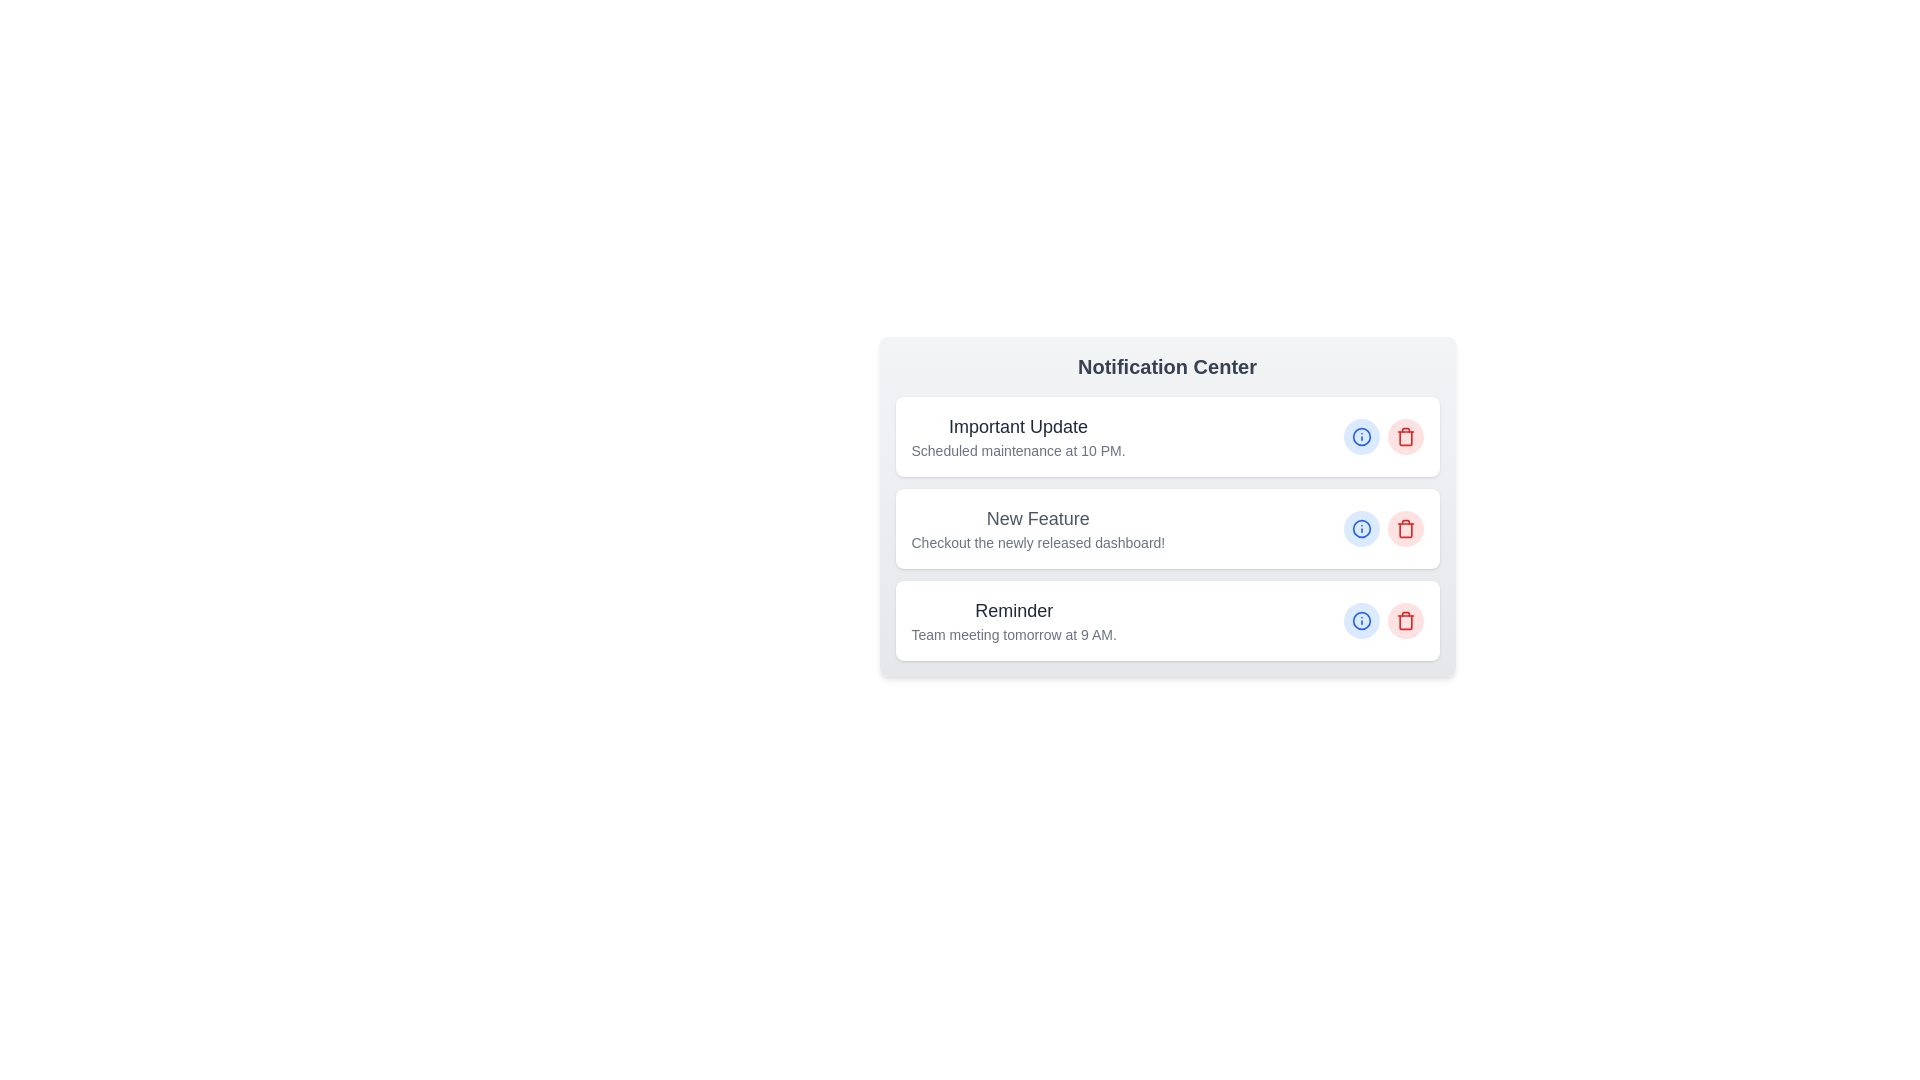 This screenshot has width=1920, height=1080. Describe the element at coordinates (1167, 527) in the screenshot. I see `the item with title New Feature` at that location.